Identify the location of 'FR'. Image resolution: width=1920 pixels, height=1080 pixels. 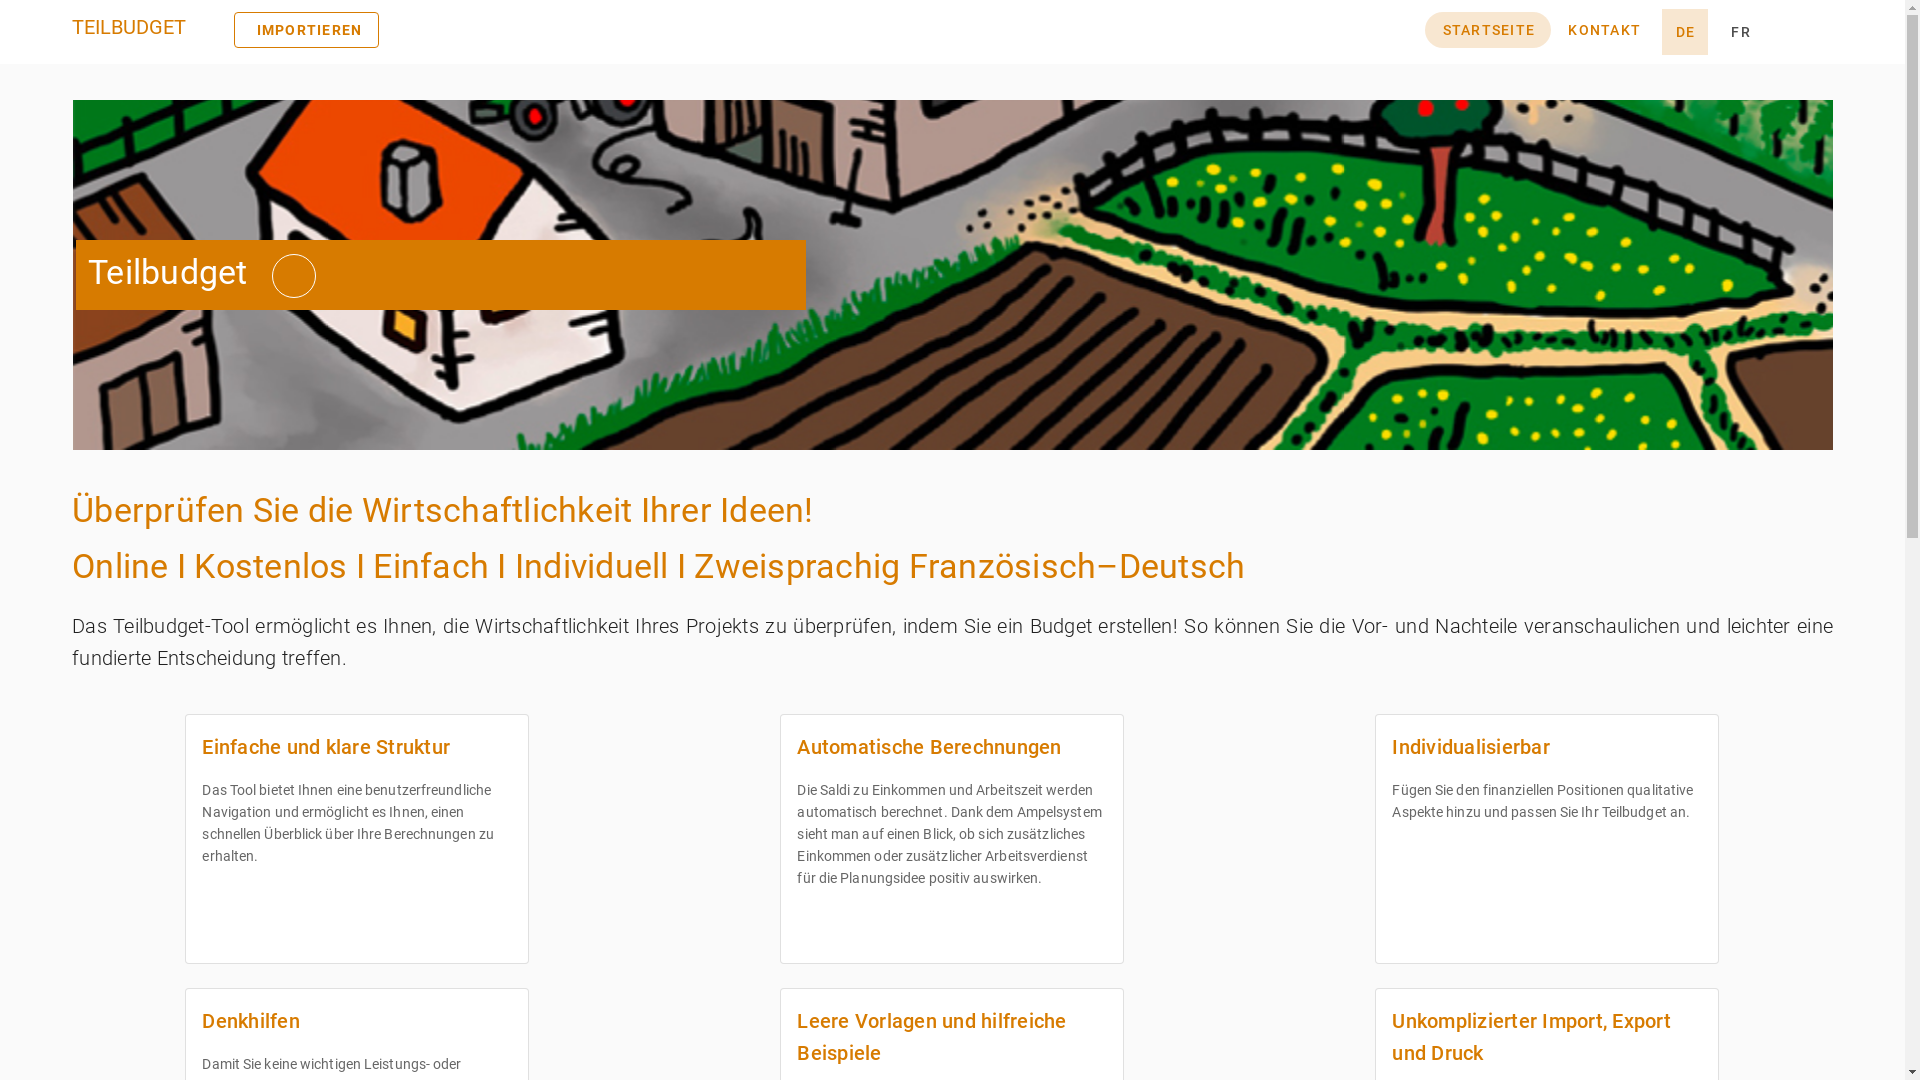
(1740, 31).